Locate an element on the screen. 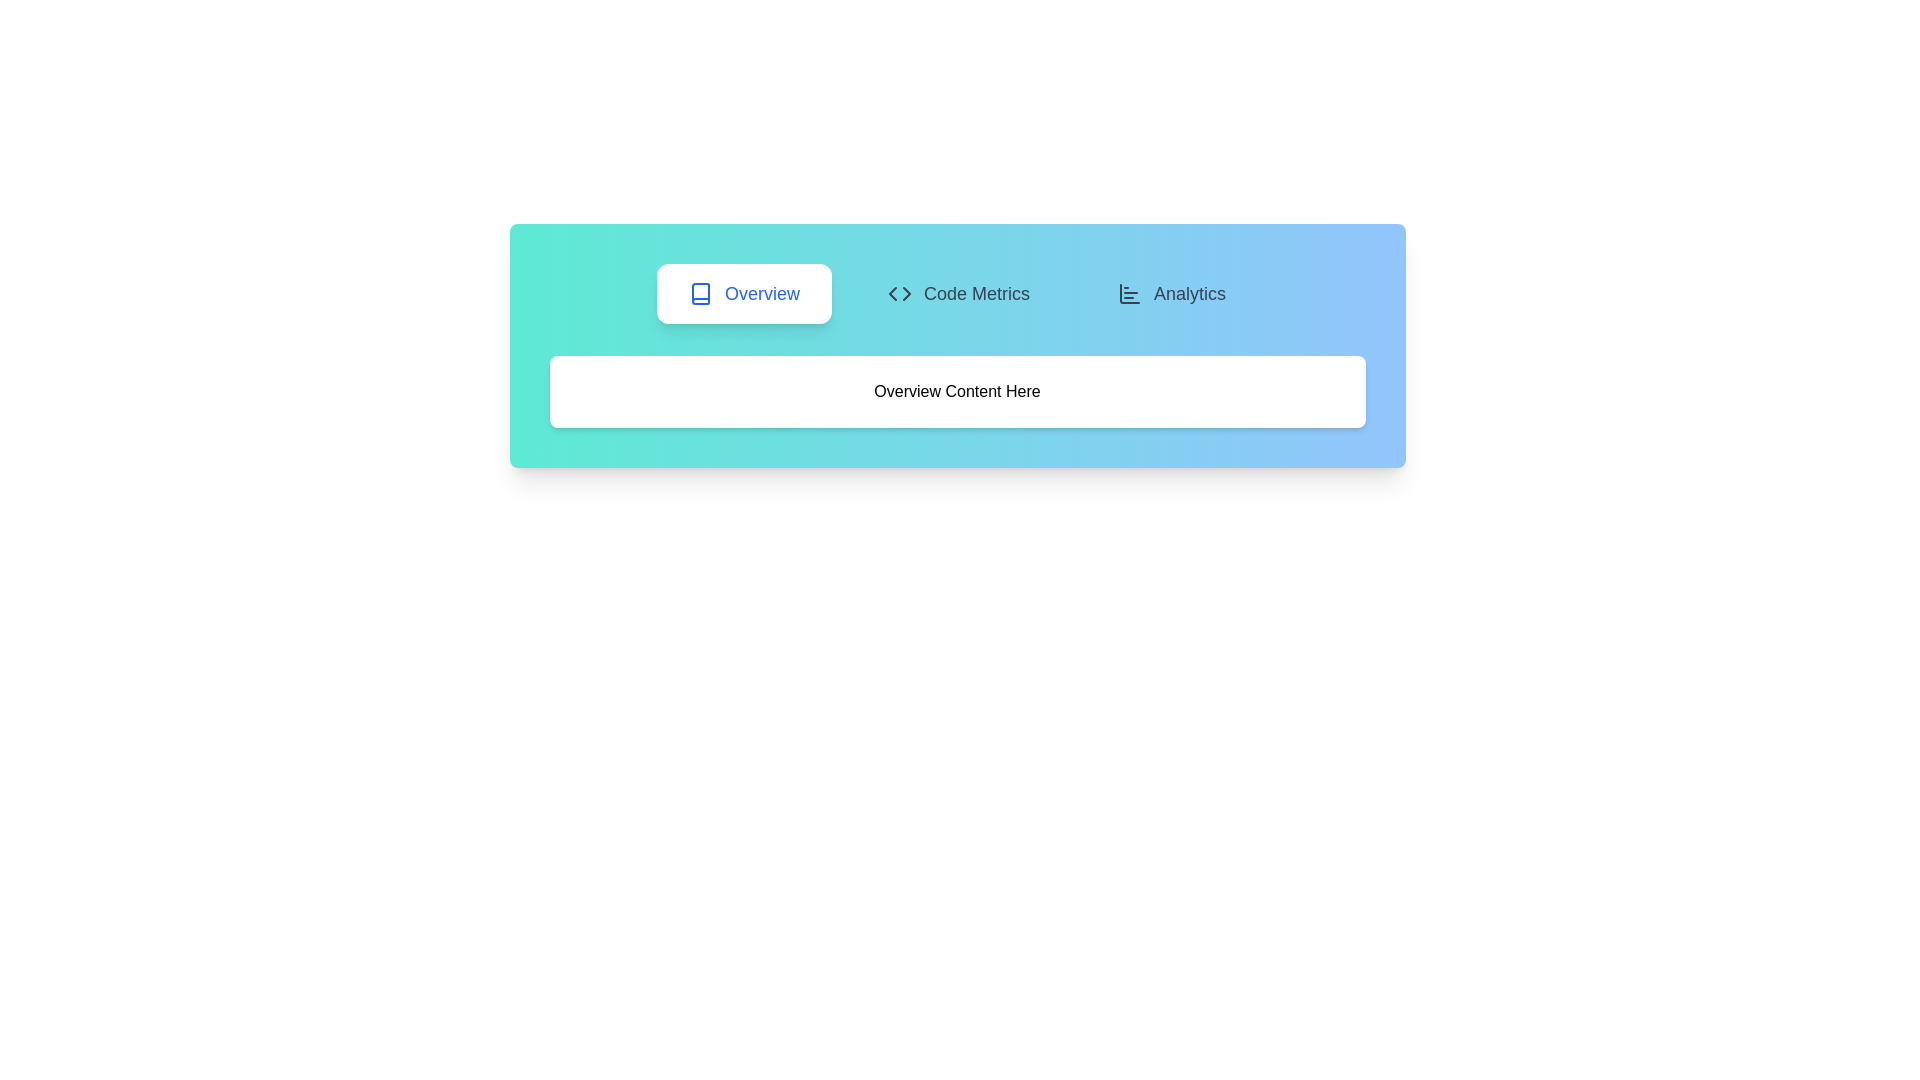 Image resolution: width=1920 pixels, height=1080 pixels. the Code Metrics tab is located at coordinates (958, 293).